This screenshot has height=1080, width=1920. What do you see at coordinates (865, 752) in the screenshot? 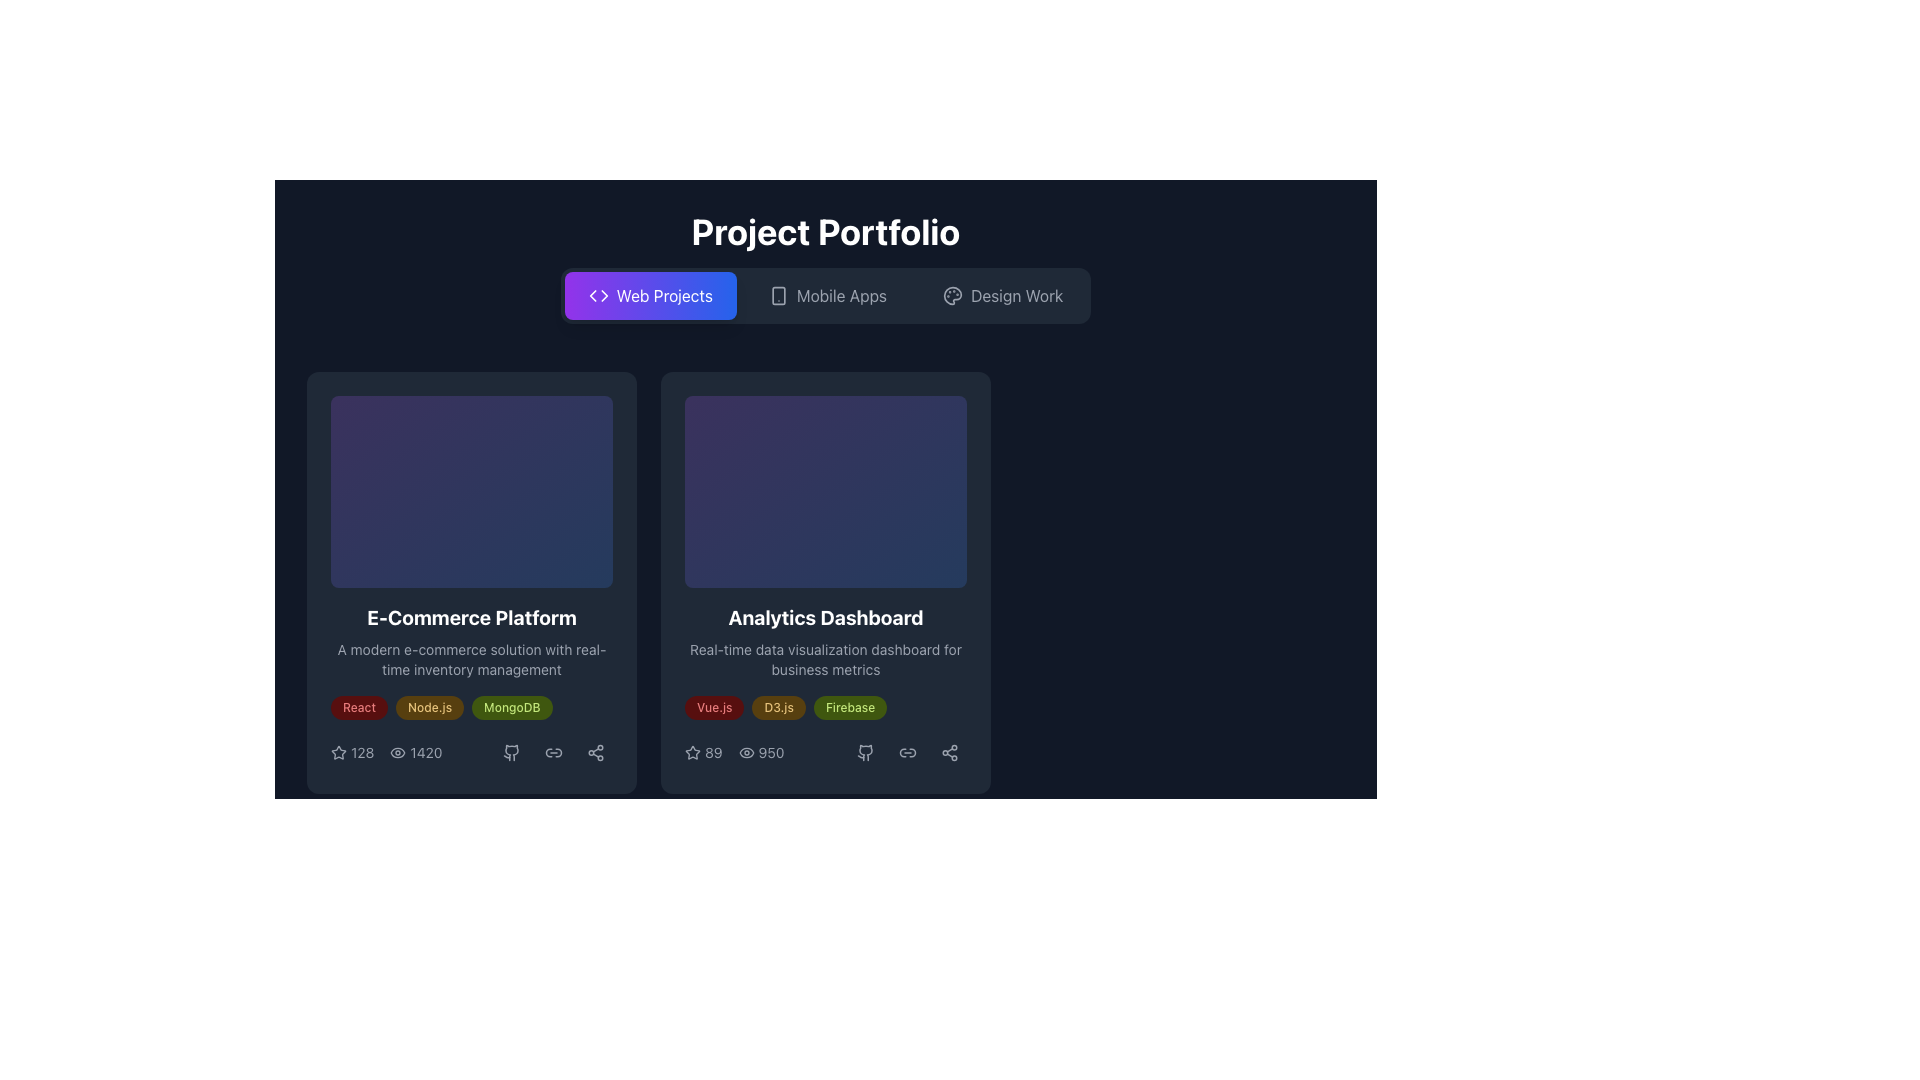
I see `the GitHub icon located in the bottom-right corner of the 'Analytics Dashboard' card, which serves as a link to a GitHub repository` at bounding box center [865, 752].